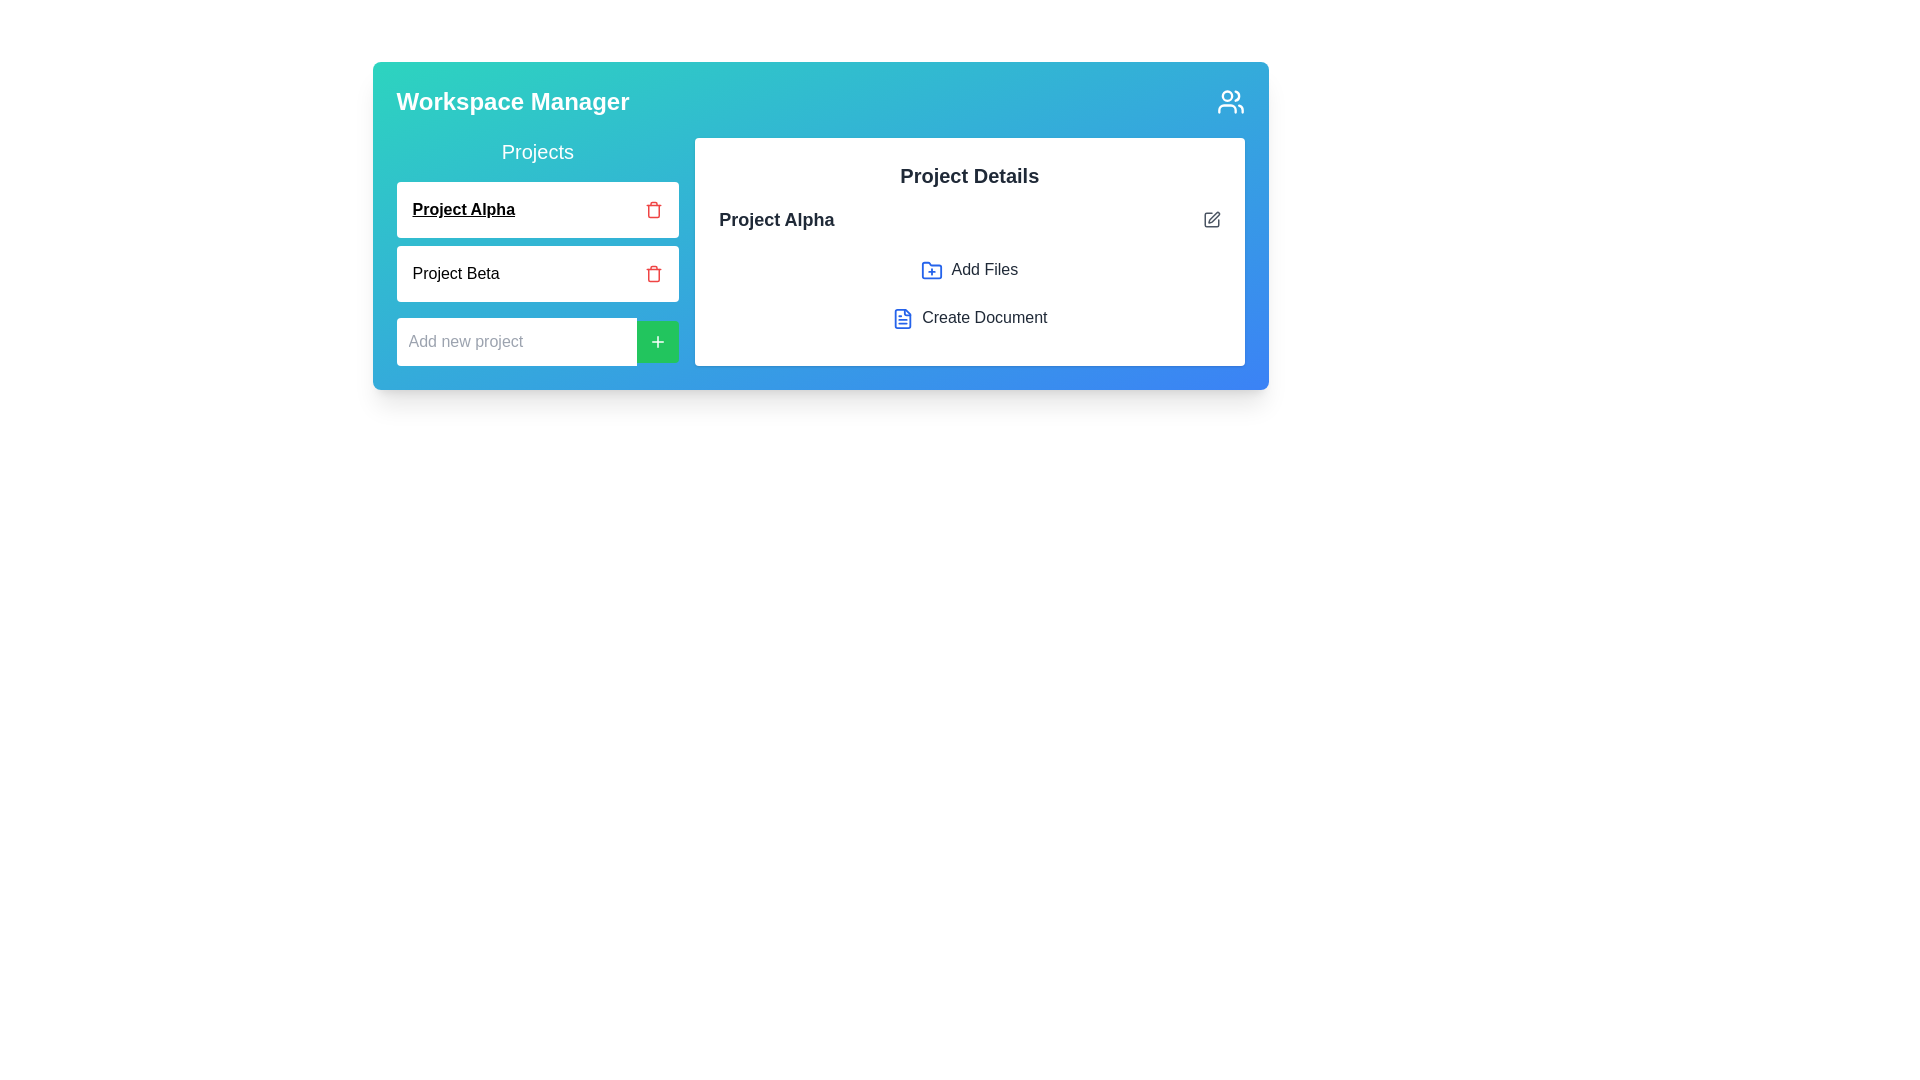  Describe the element at coordinates (537, 250) in the screenshot. I see `the project management panel located in the left section of the interface under the 'Workspace Manager' header, which contains text and actionable icons` at that location.